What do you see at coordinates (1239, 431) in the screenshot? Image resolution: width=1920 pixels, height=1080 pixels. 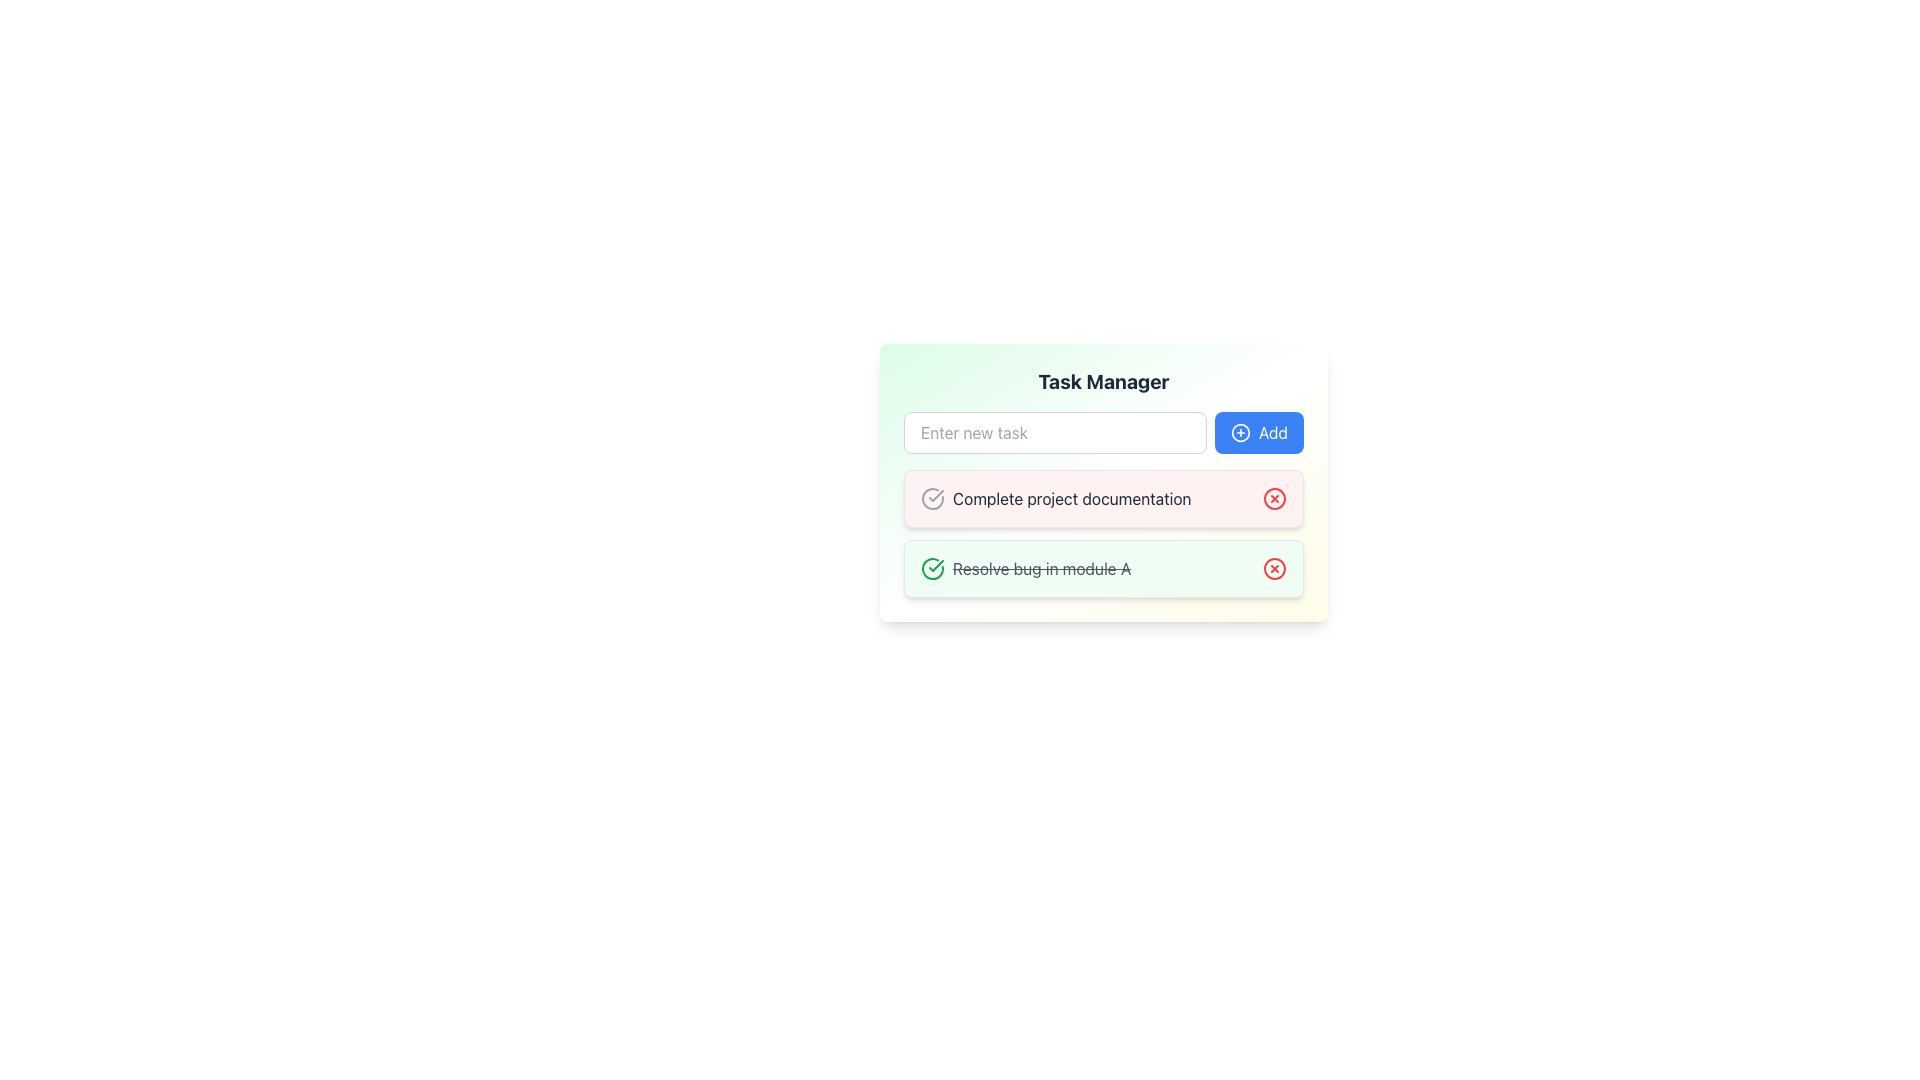 I see `the small circular plus icon within the blue 'Add' button` at bounding box center [1239, 431].